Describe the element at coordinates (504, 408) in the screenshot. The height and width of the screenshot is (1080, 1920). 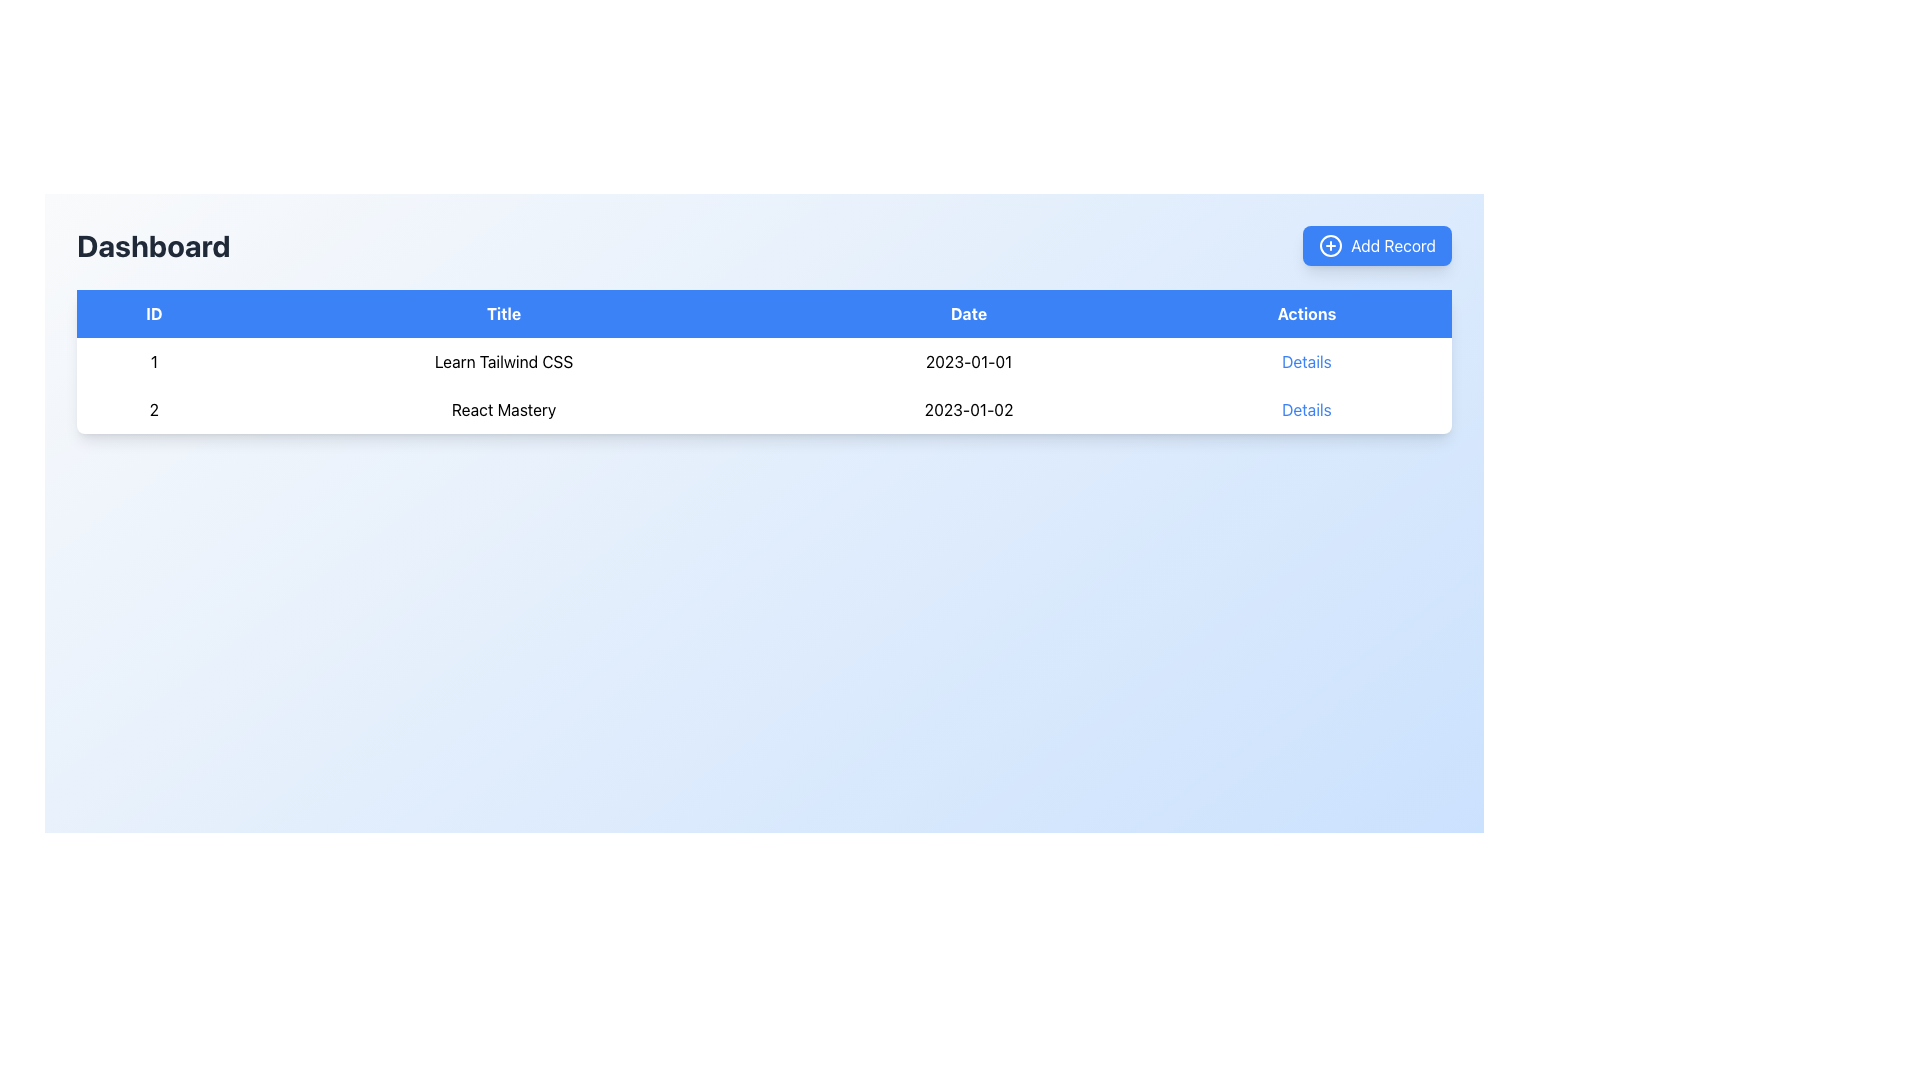
I see `text 'React Mastery' located in the second row under the 'Title' column of the table` at that location.